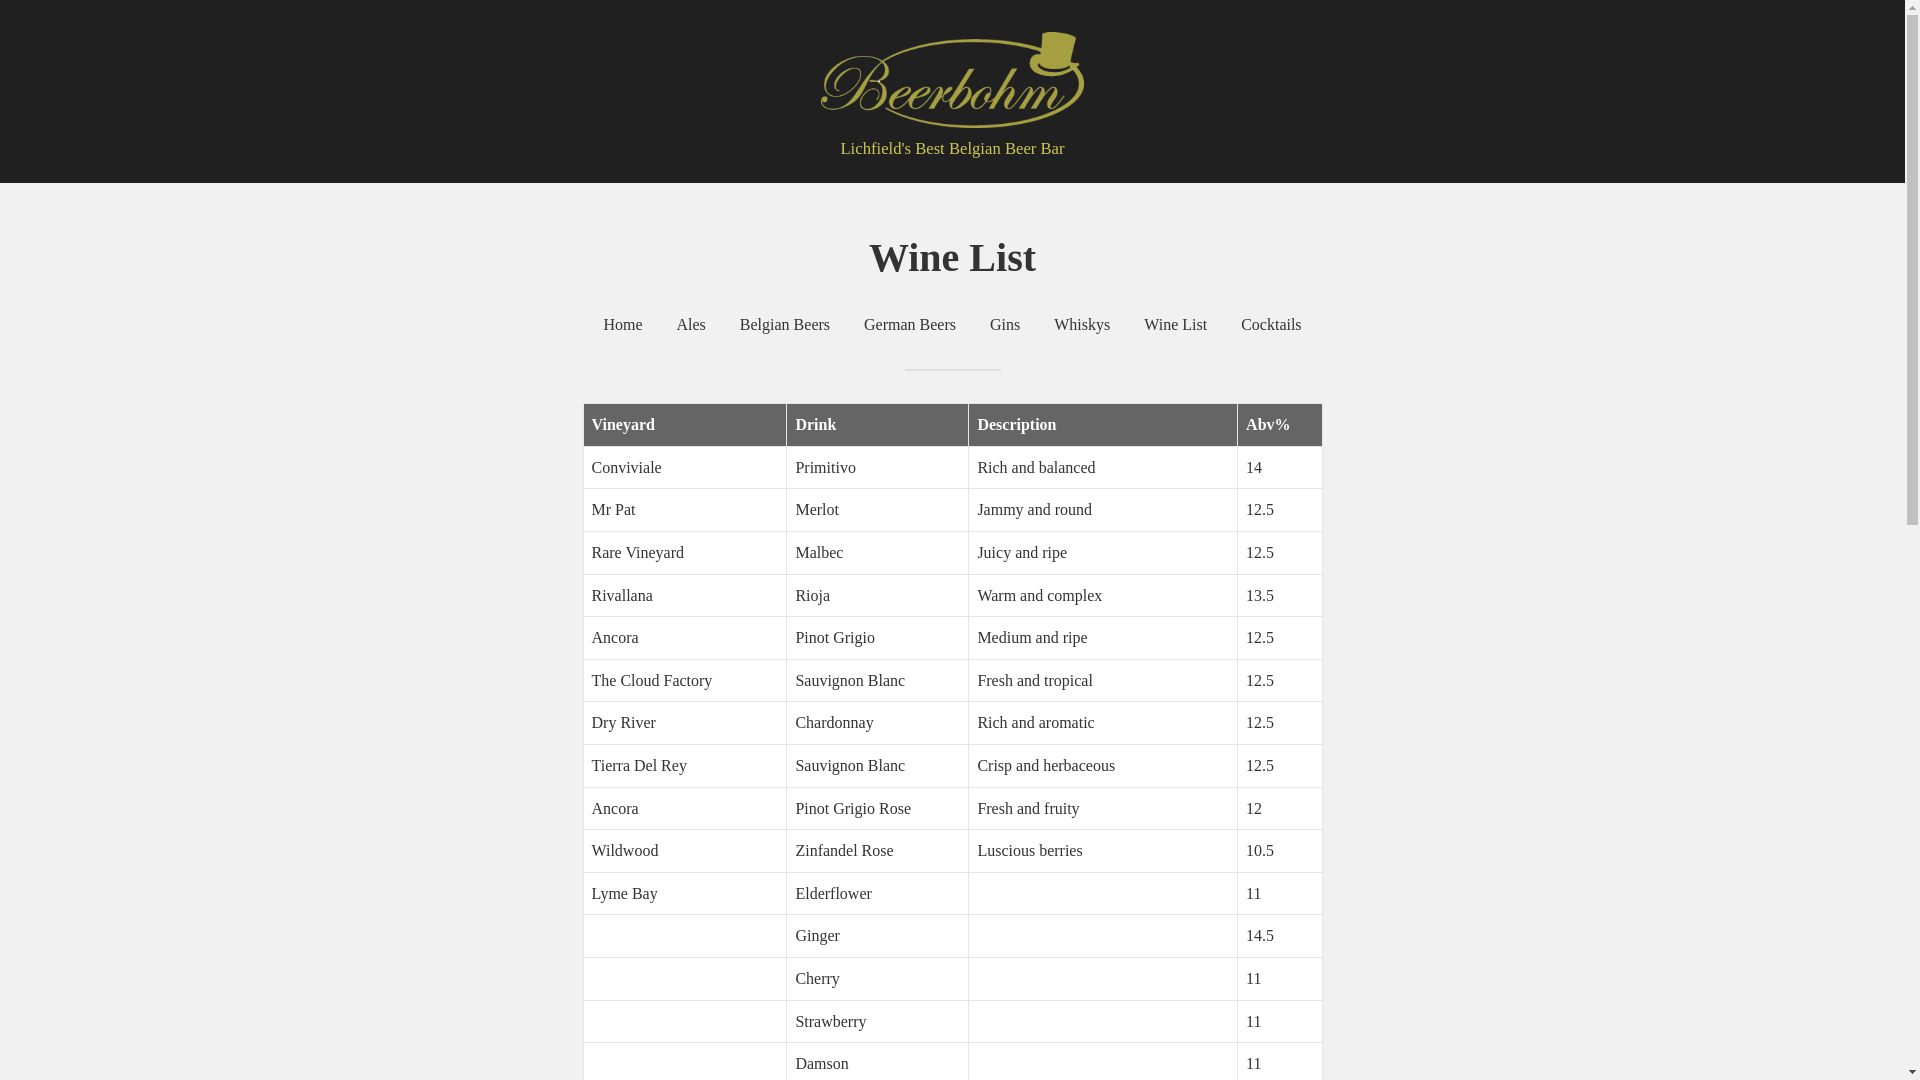 Image resolution: width=1920 pixels, height=1080 pixels. What do you see at coordinates (784, 323) in the screenshot?
I see `'Belgian Beers'` at bounding box center [784, 323].